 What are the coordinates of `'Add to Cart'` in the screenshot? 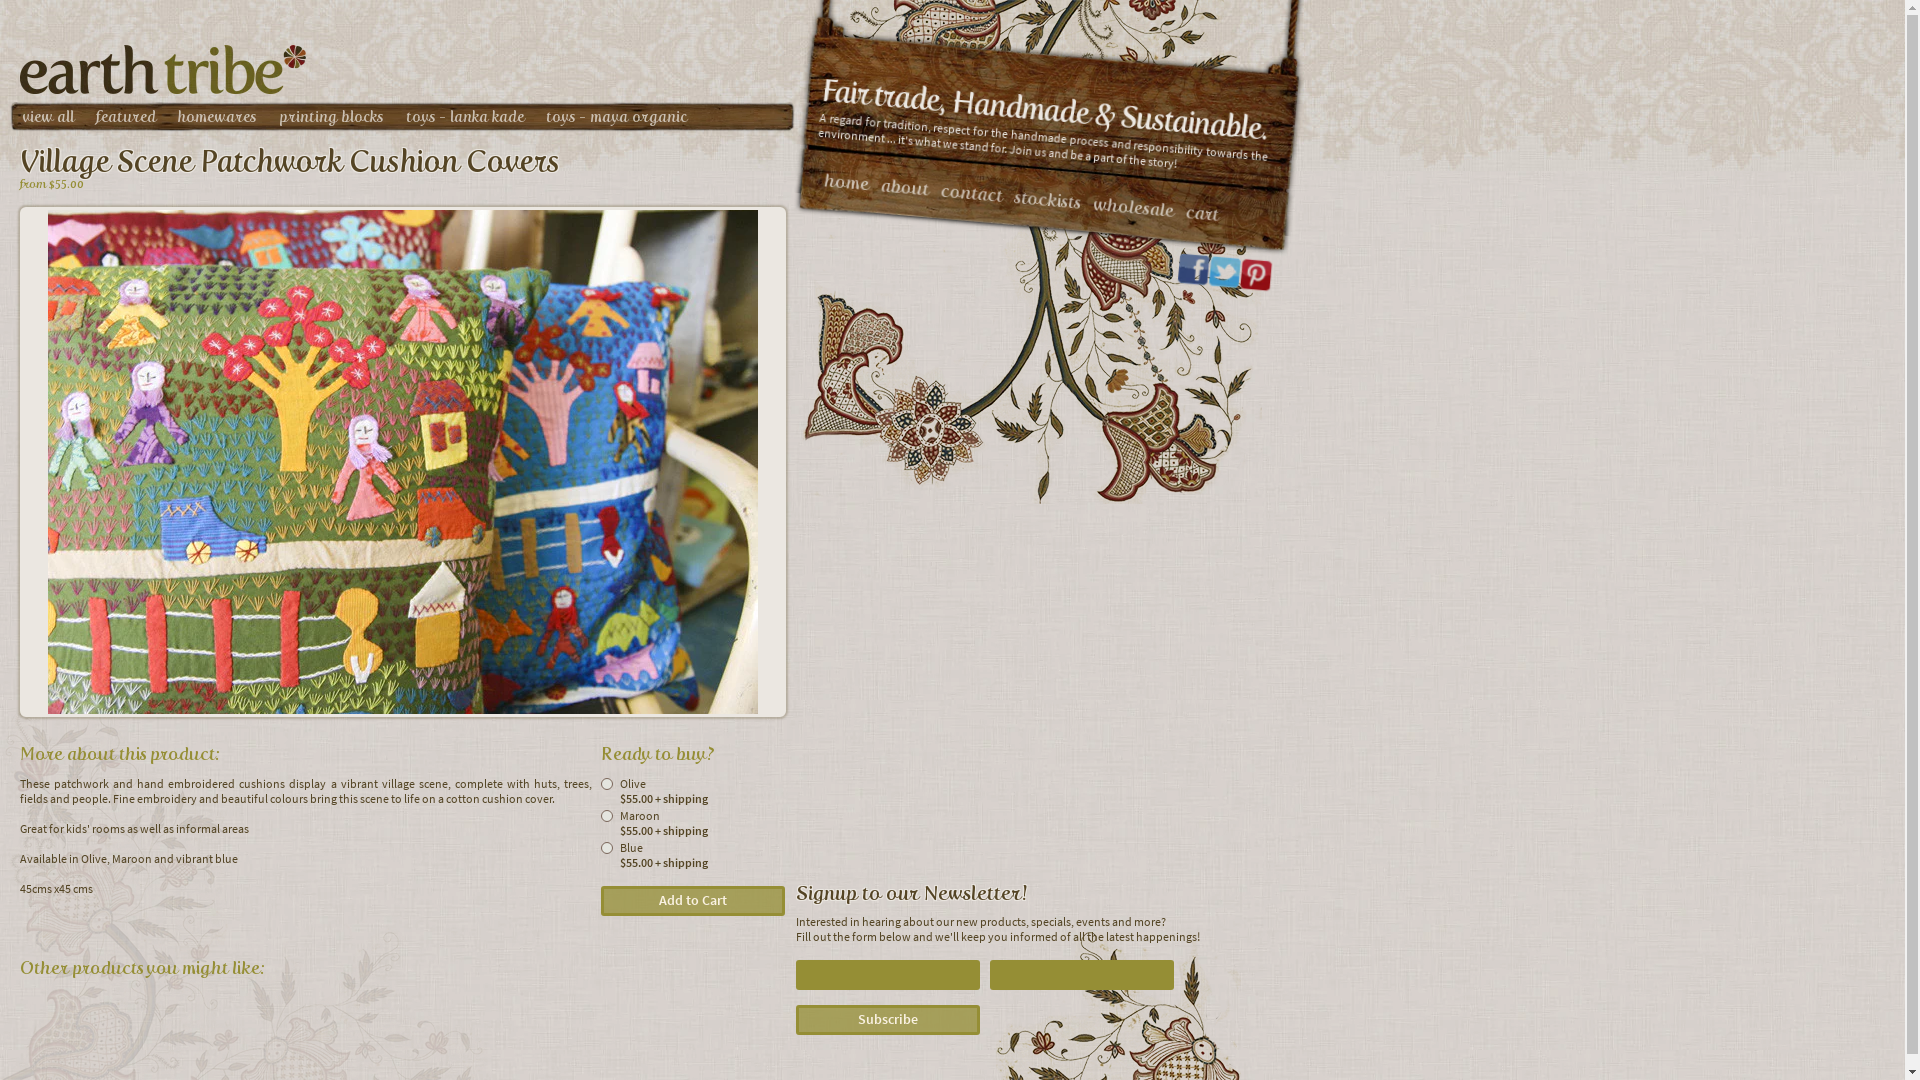 It's located at (692, 901).